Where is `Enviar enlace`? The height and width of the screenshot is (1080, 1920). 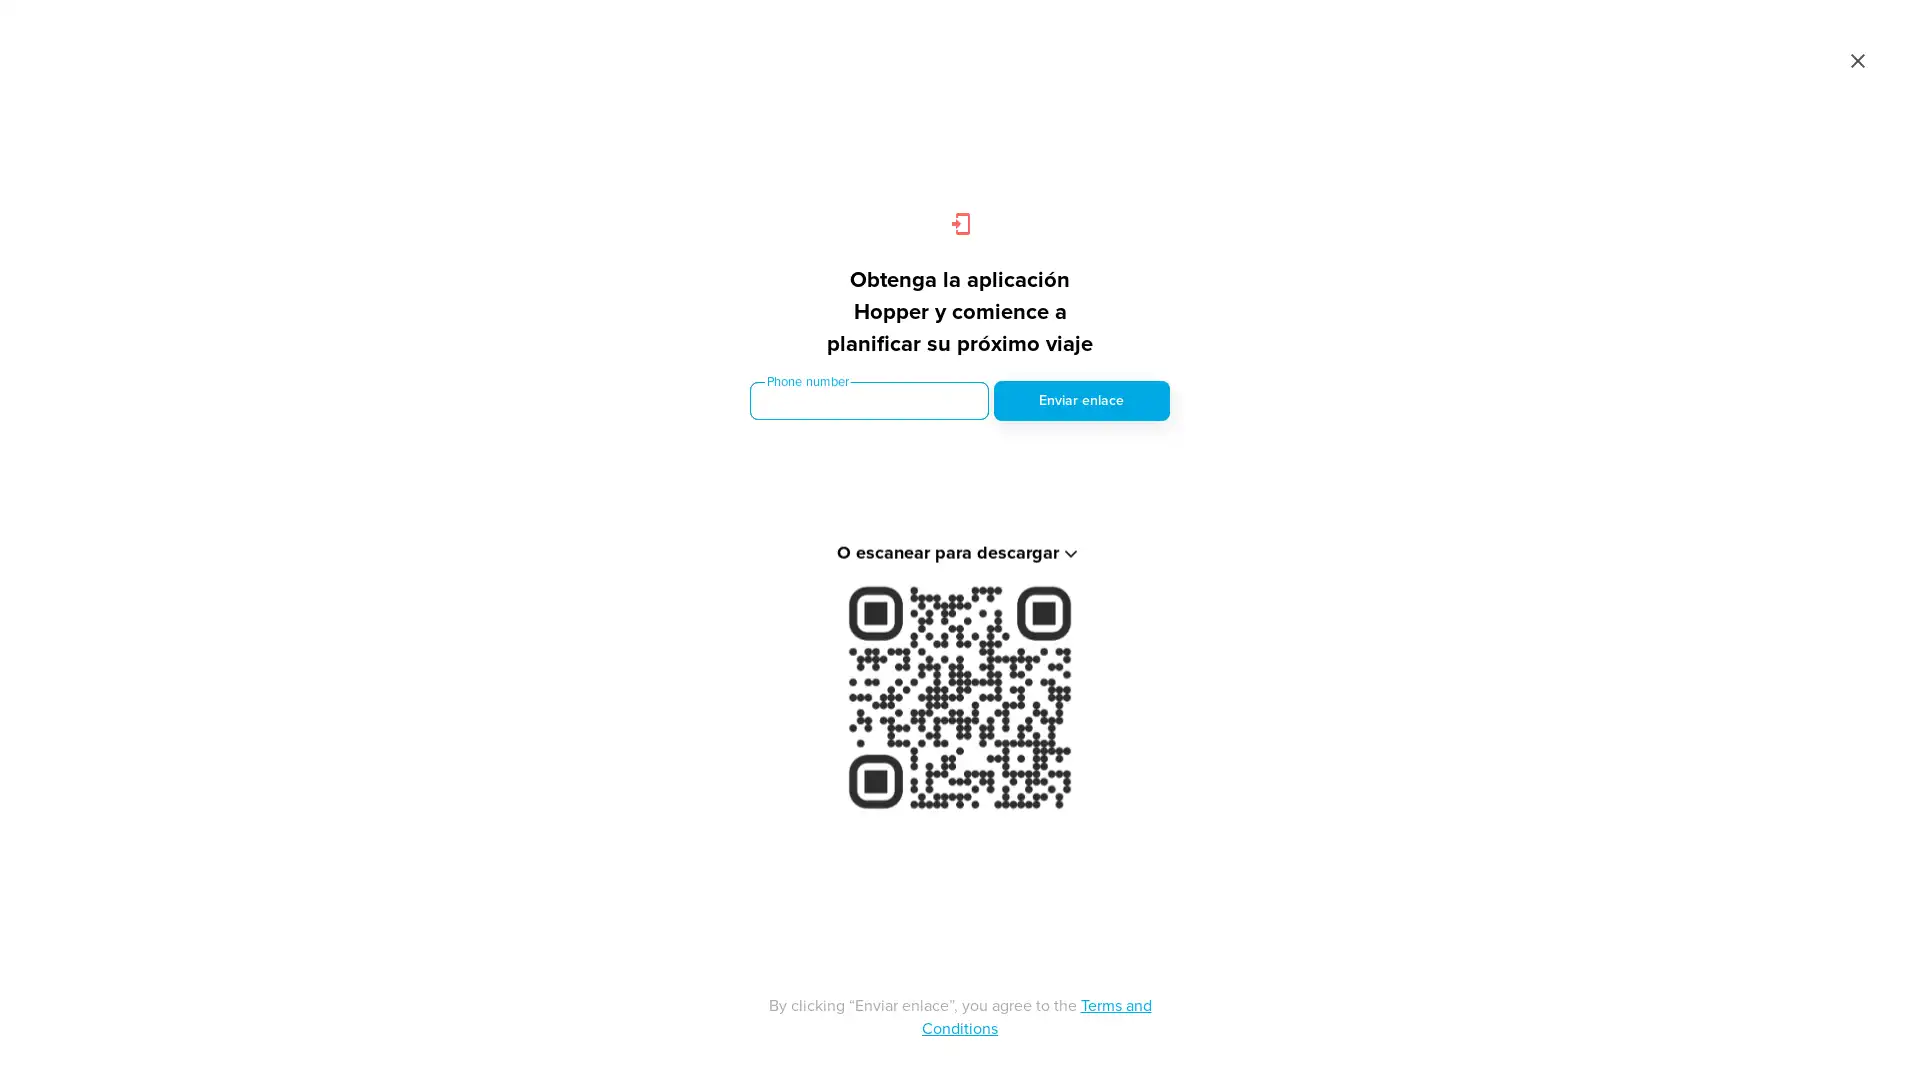
Enviar enlace is located at coordinates (1080, 401).